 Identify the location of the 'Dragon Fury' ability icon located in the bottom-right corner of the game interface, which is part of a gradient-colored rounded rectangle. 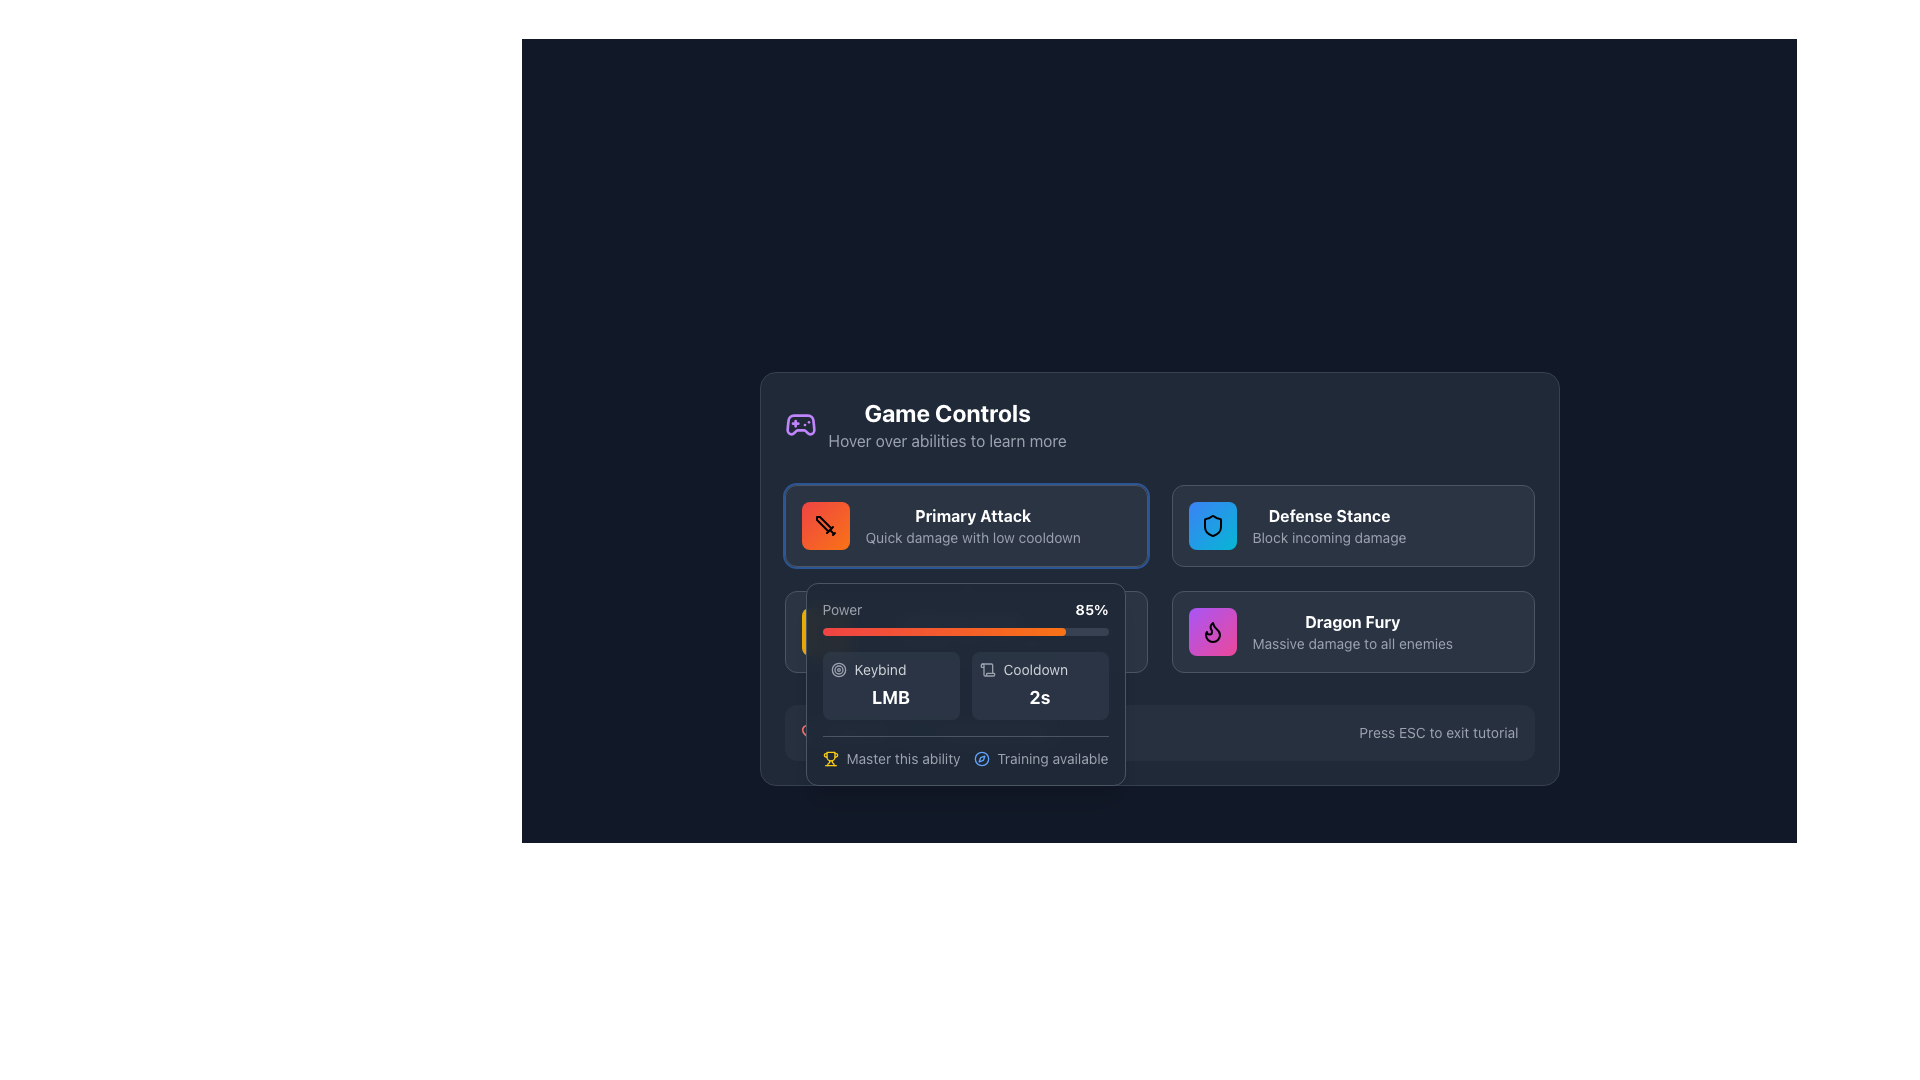
(1211, 632).